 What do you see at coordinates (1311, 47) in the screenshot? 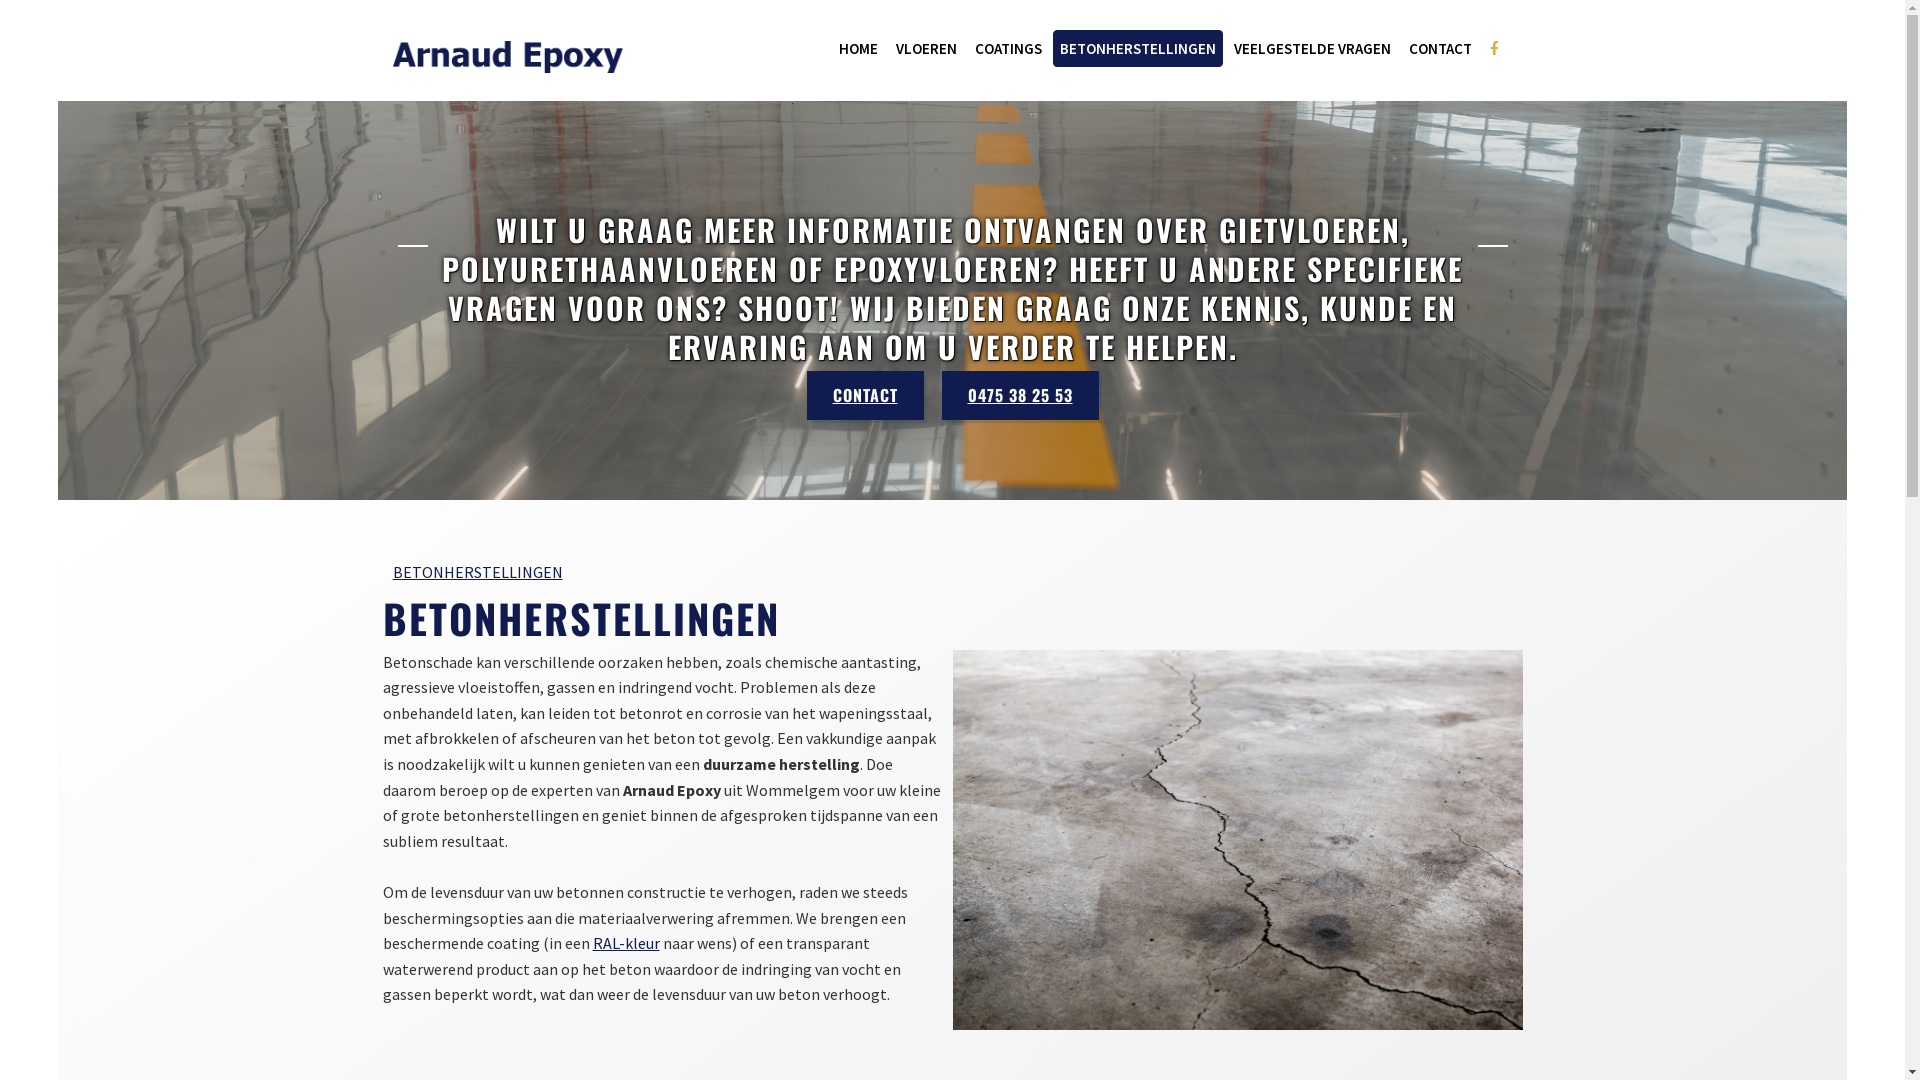
I see `'VEELGESTELDE VRAGEN'` at bounding box center [1311, 47].